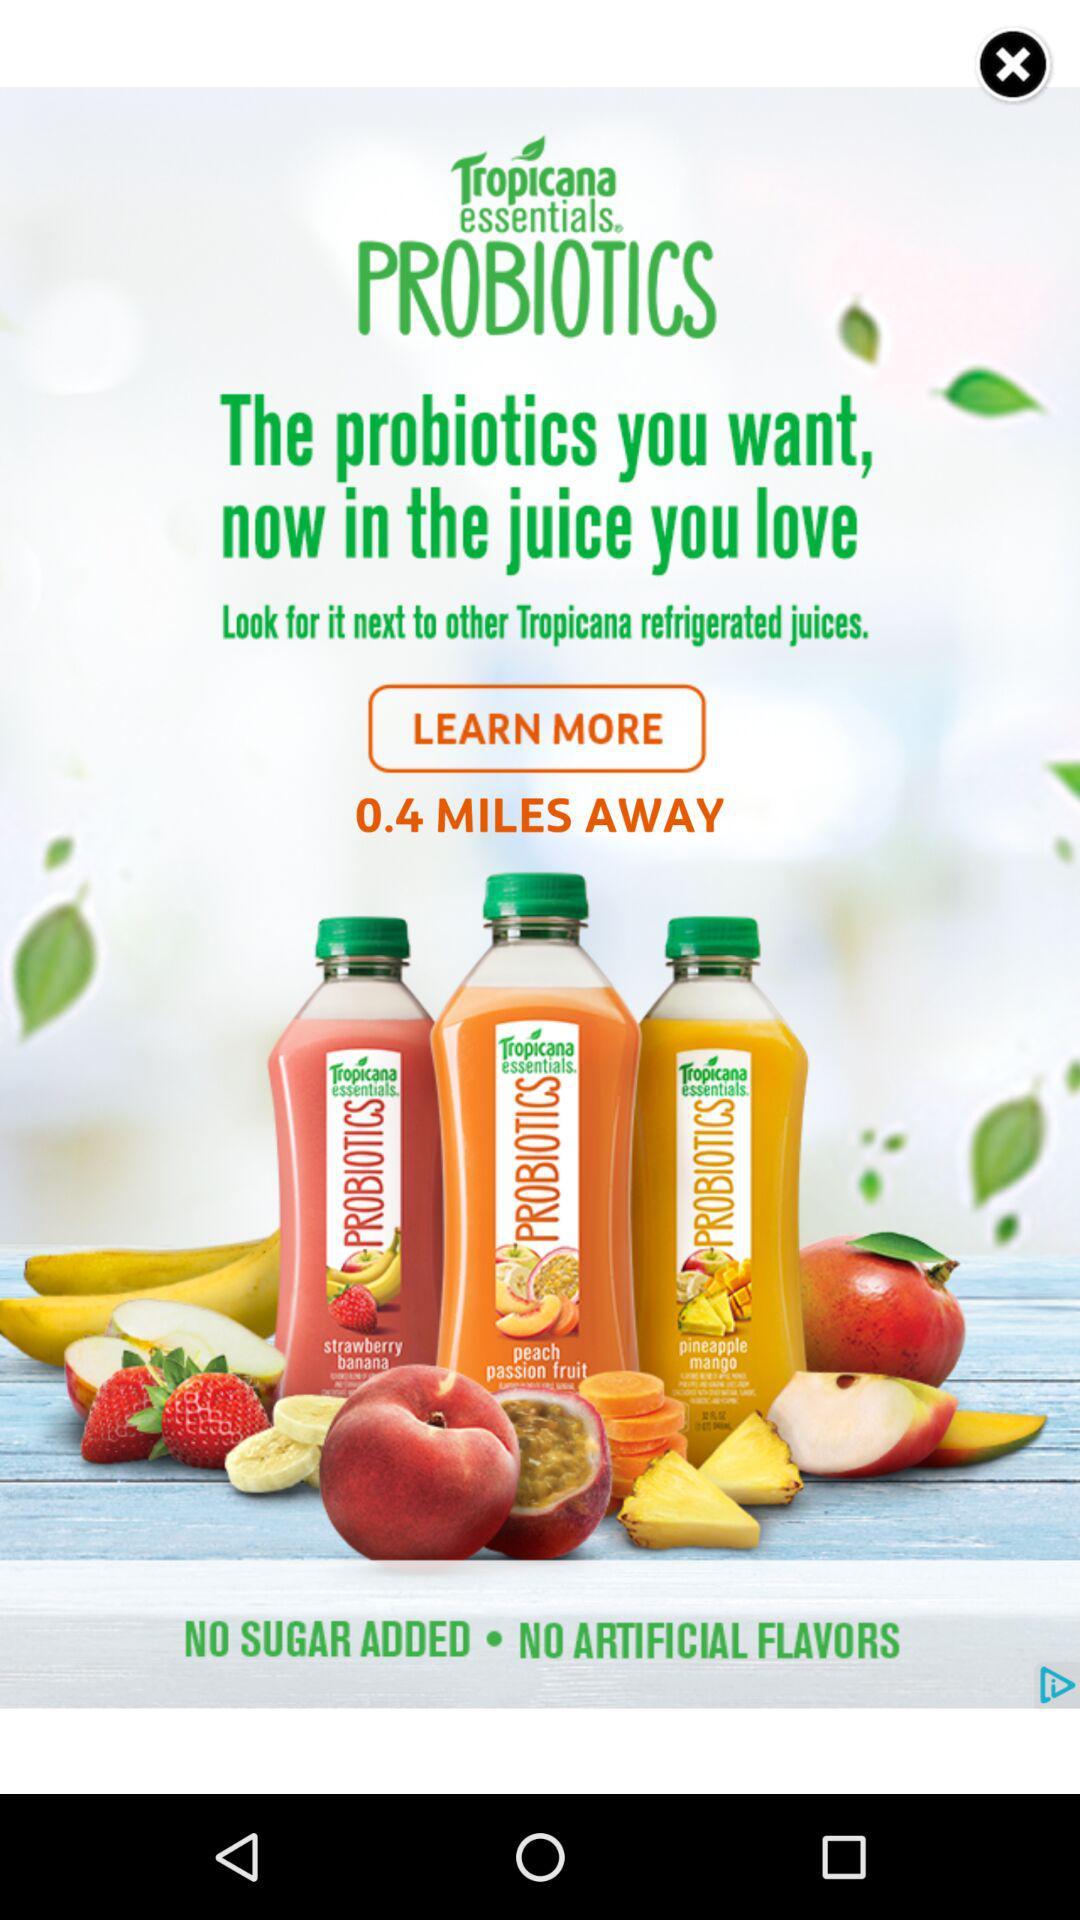 This screenshot has height=1920, width=1080. I want to click on cancel button, so click(1014, 65).